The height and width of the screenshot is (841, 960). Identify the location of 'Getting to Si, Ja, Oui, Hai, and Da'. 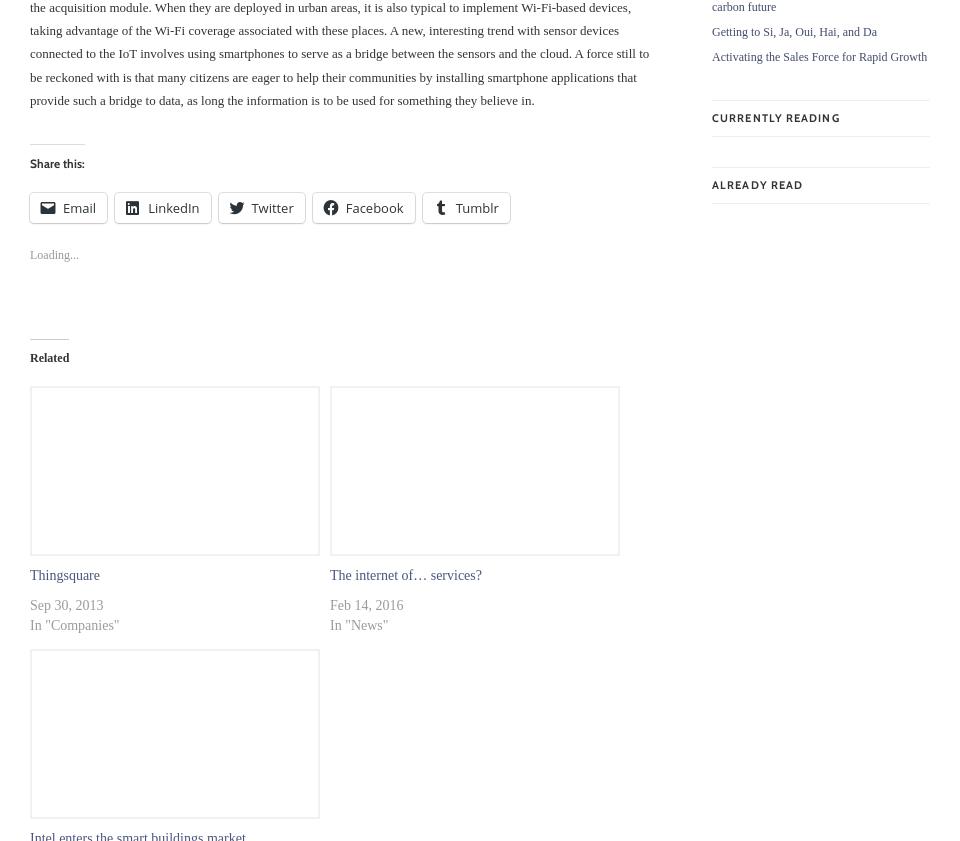
(712, 30).